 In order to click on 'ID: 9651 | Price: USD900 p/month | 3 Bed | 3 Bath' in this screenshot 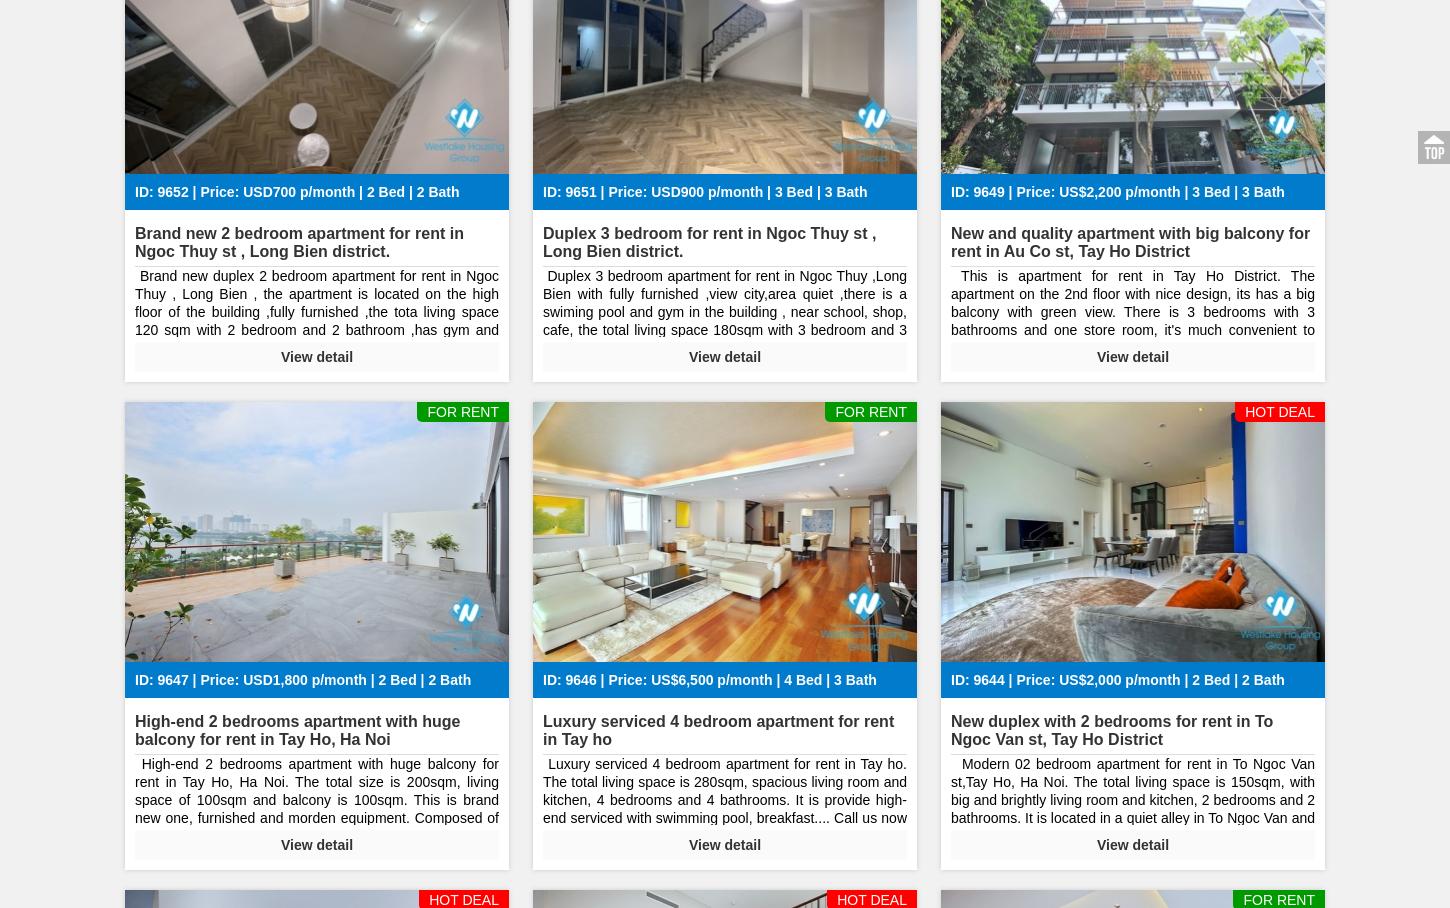, I will do `click(703, 192)`.